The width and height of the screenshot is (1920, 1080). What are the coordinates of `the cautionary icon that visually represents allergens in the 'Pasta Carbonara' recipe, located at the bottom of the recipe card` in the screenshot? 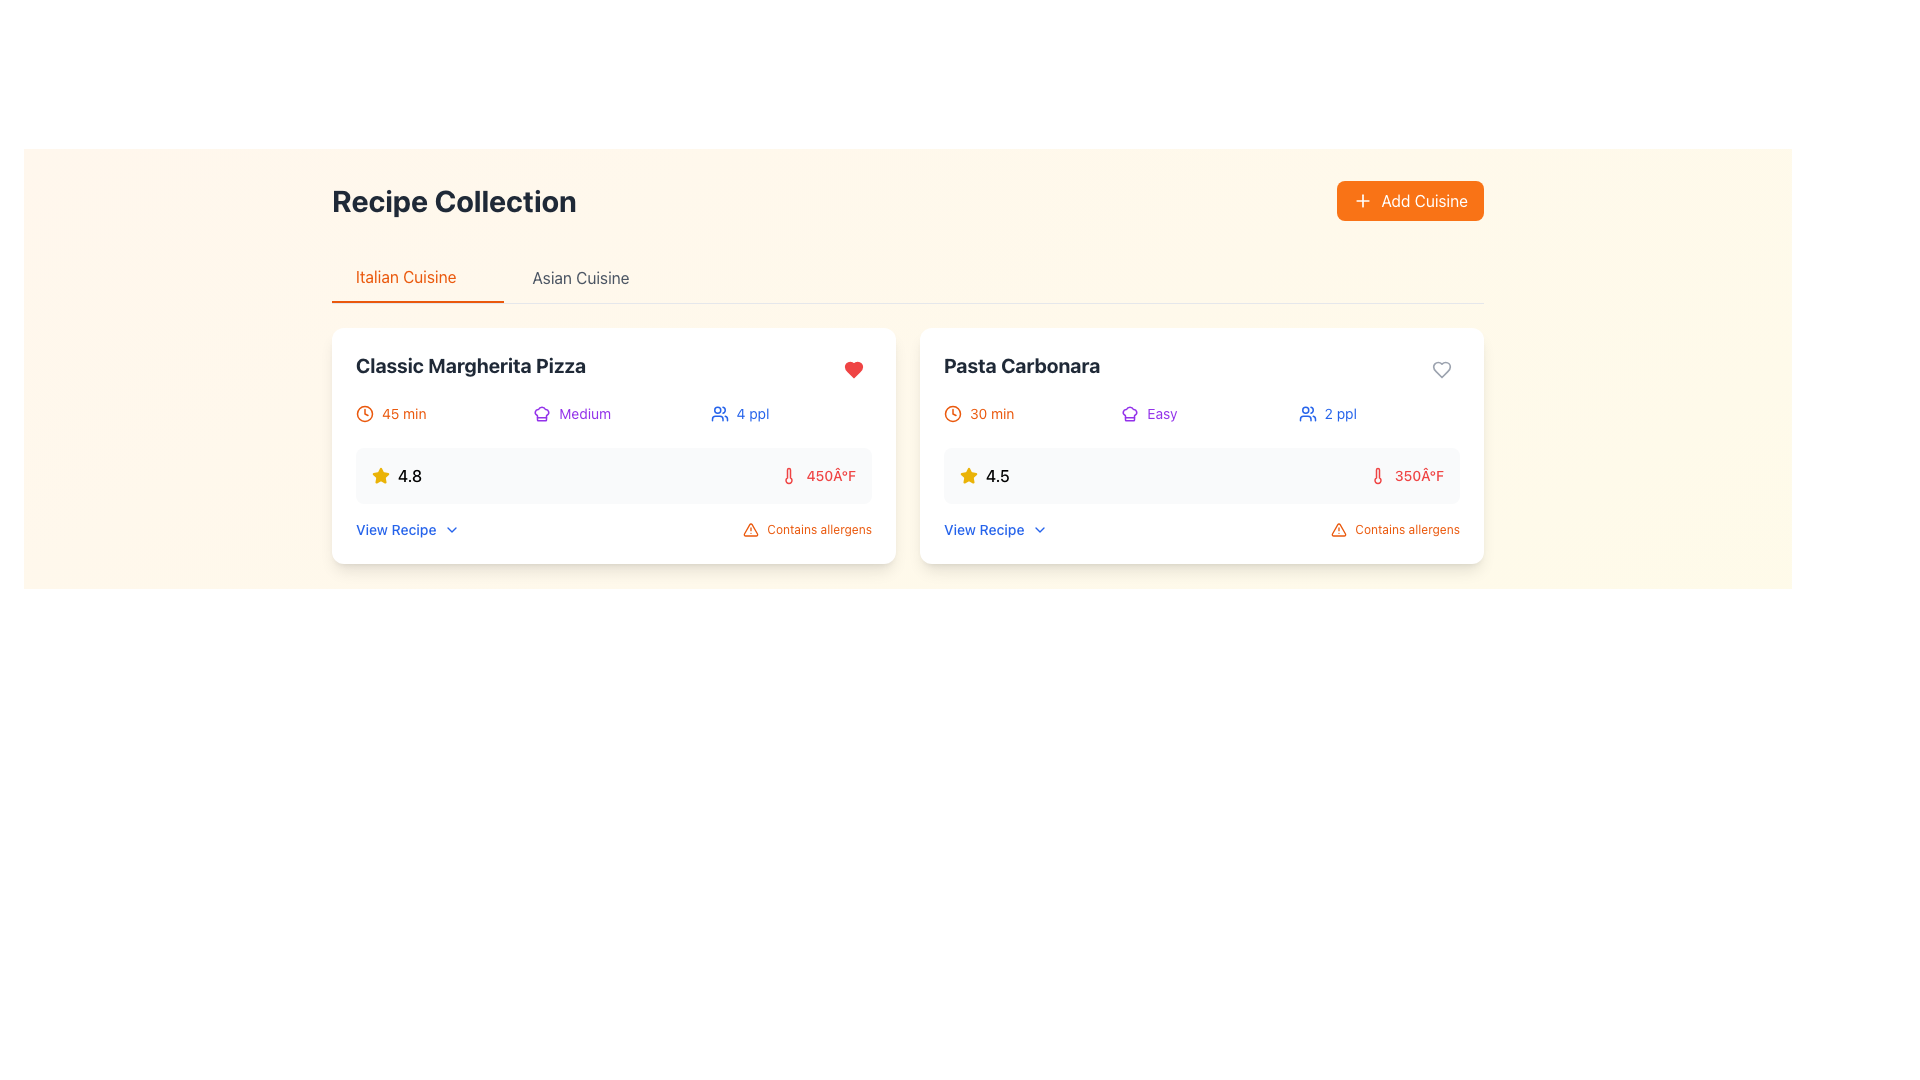 It's located at (1339, 528).